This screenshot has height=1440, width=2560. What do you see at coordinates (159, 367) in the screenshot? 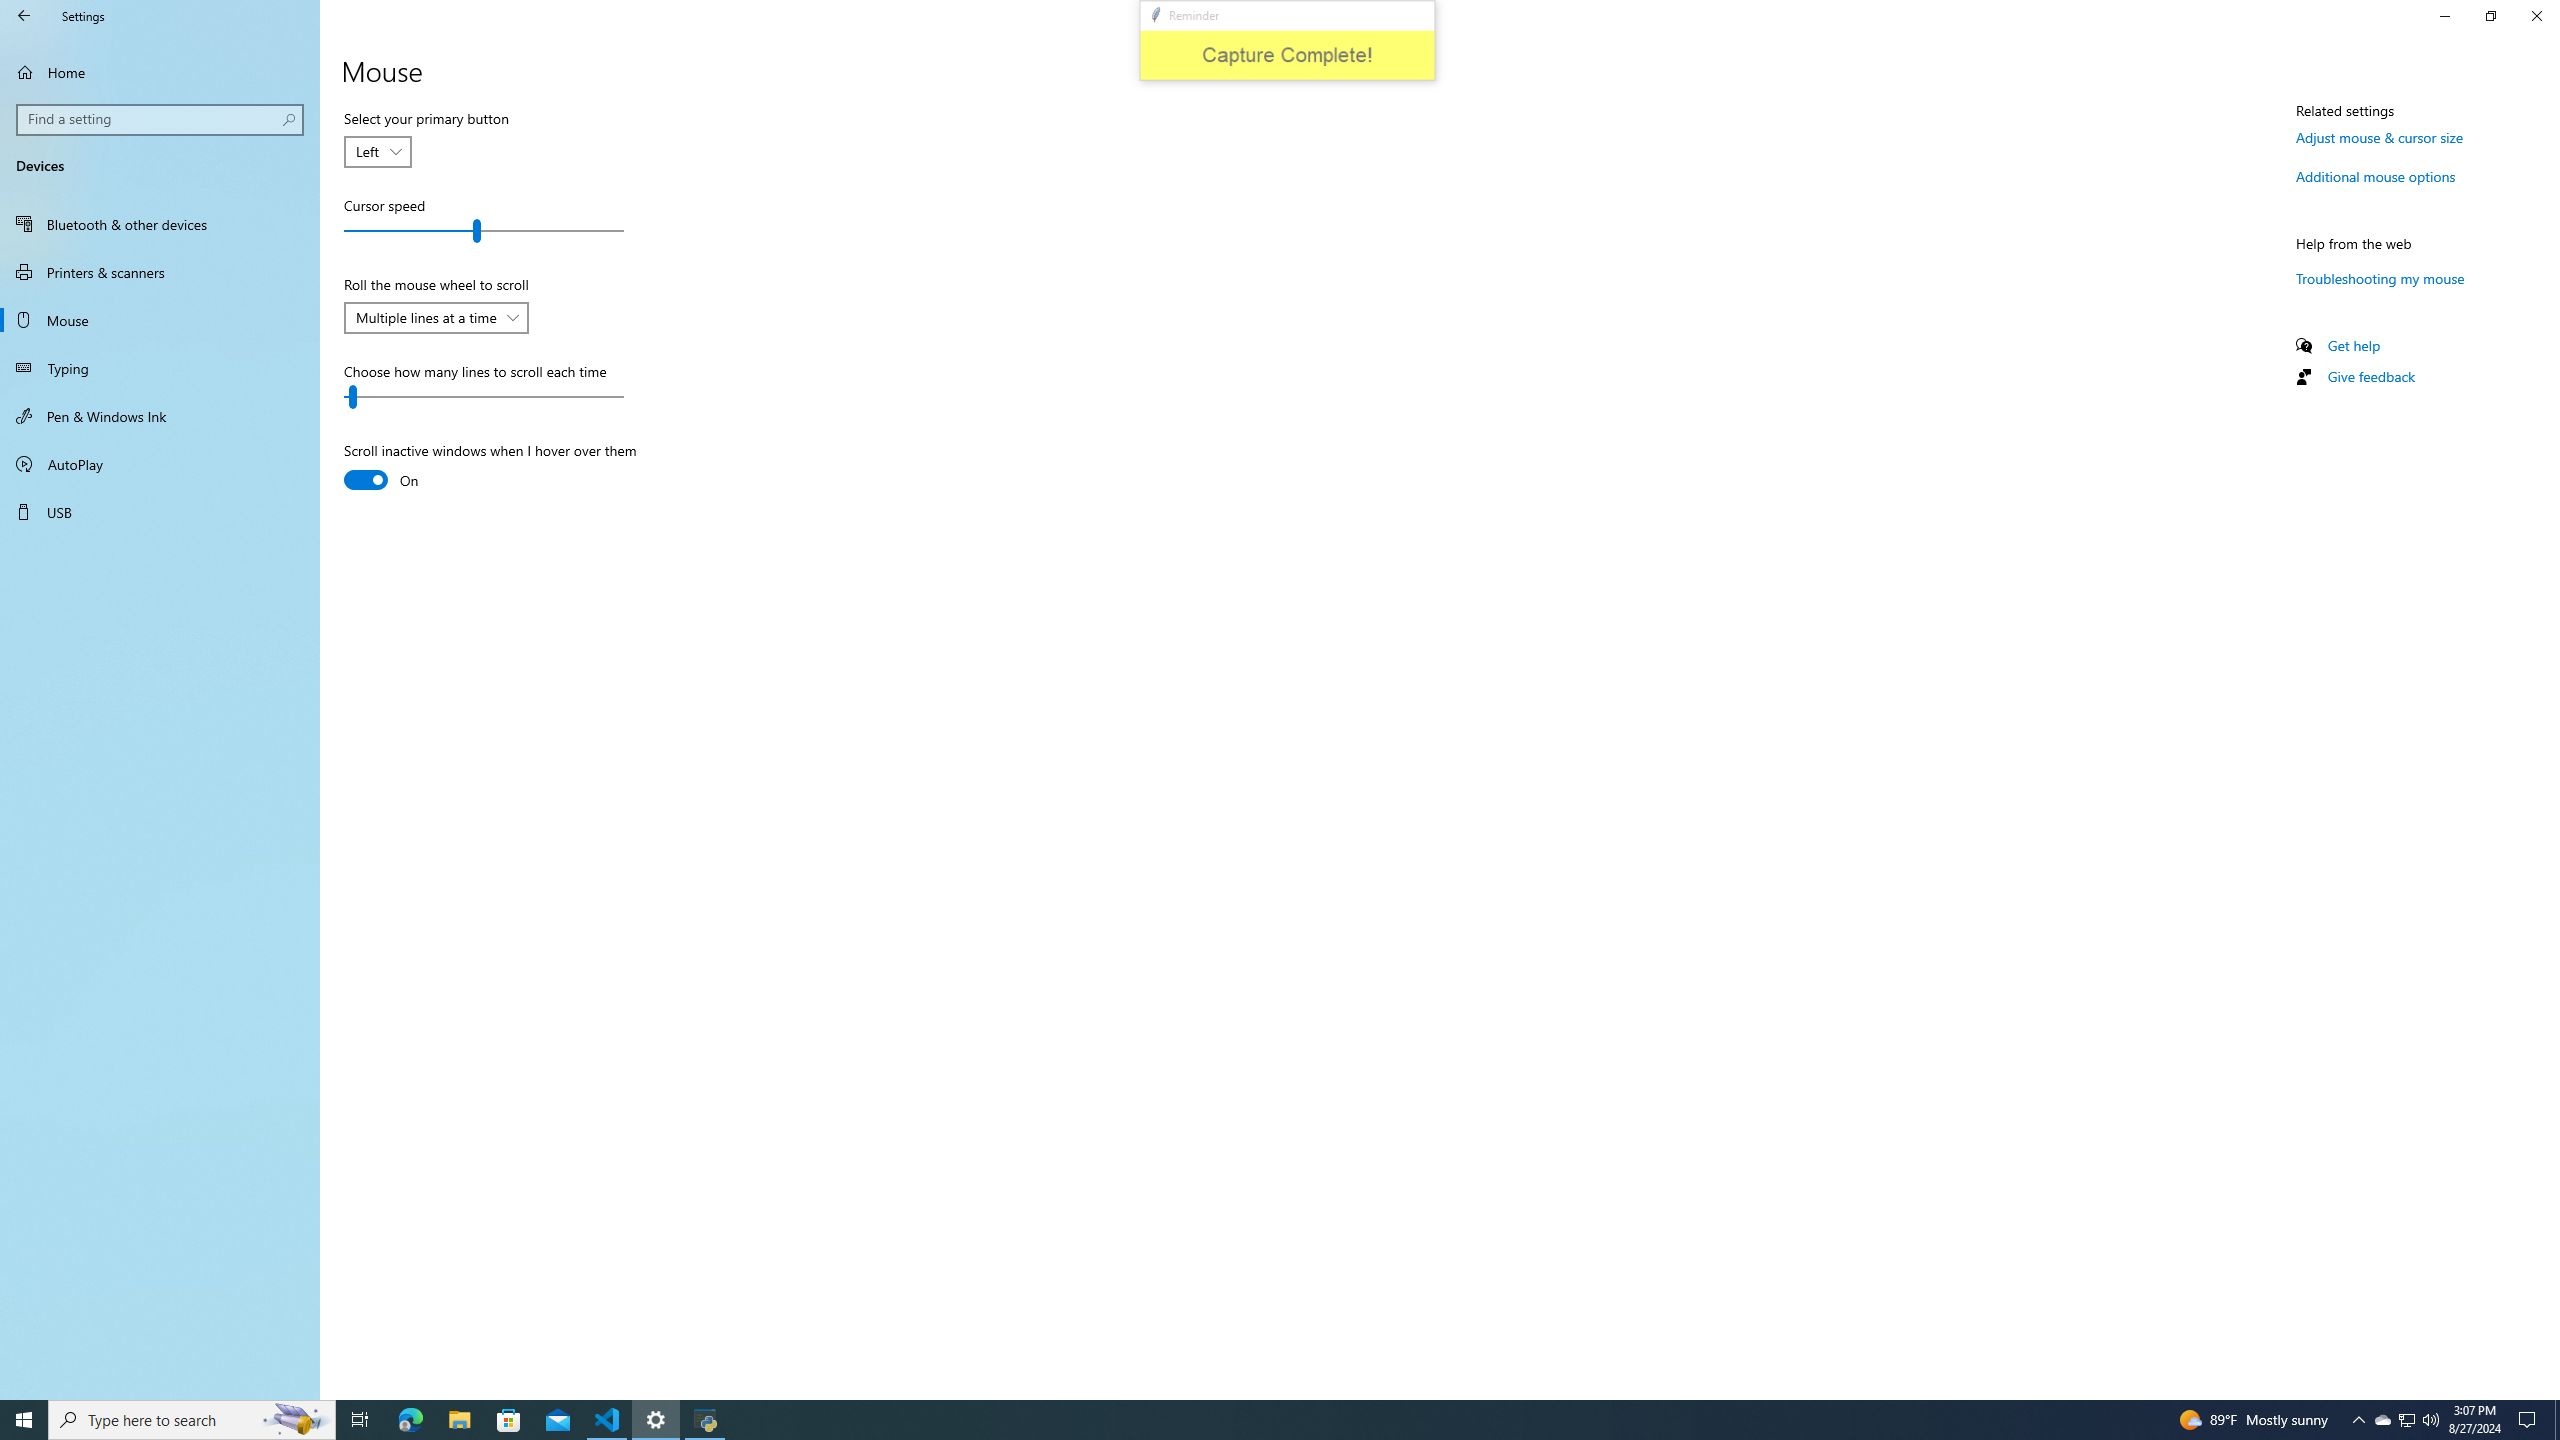
I see `'Typing'` at bounding box center [159, 367].